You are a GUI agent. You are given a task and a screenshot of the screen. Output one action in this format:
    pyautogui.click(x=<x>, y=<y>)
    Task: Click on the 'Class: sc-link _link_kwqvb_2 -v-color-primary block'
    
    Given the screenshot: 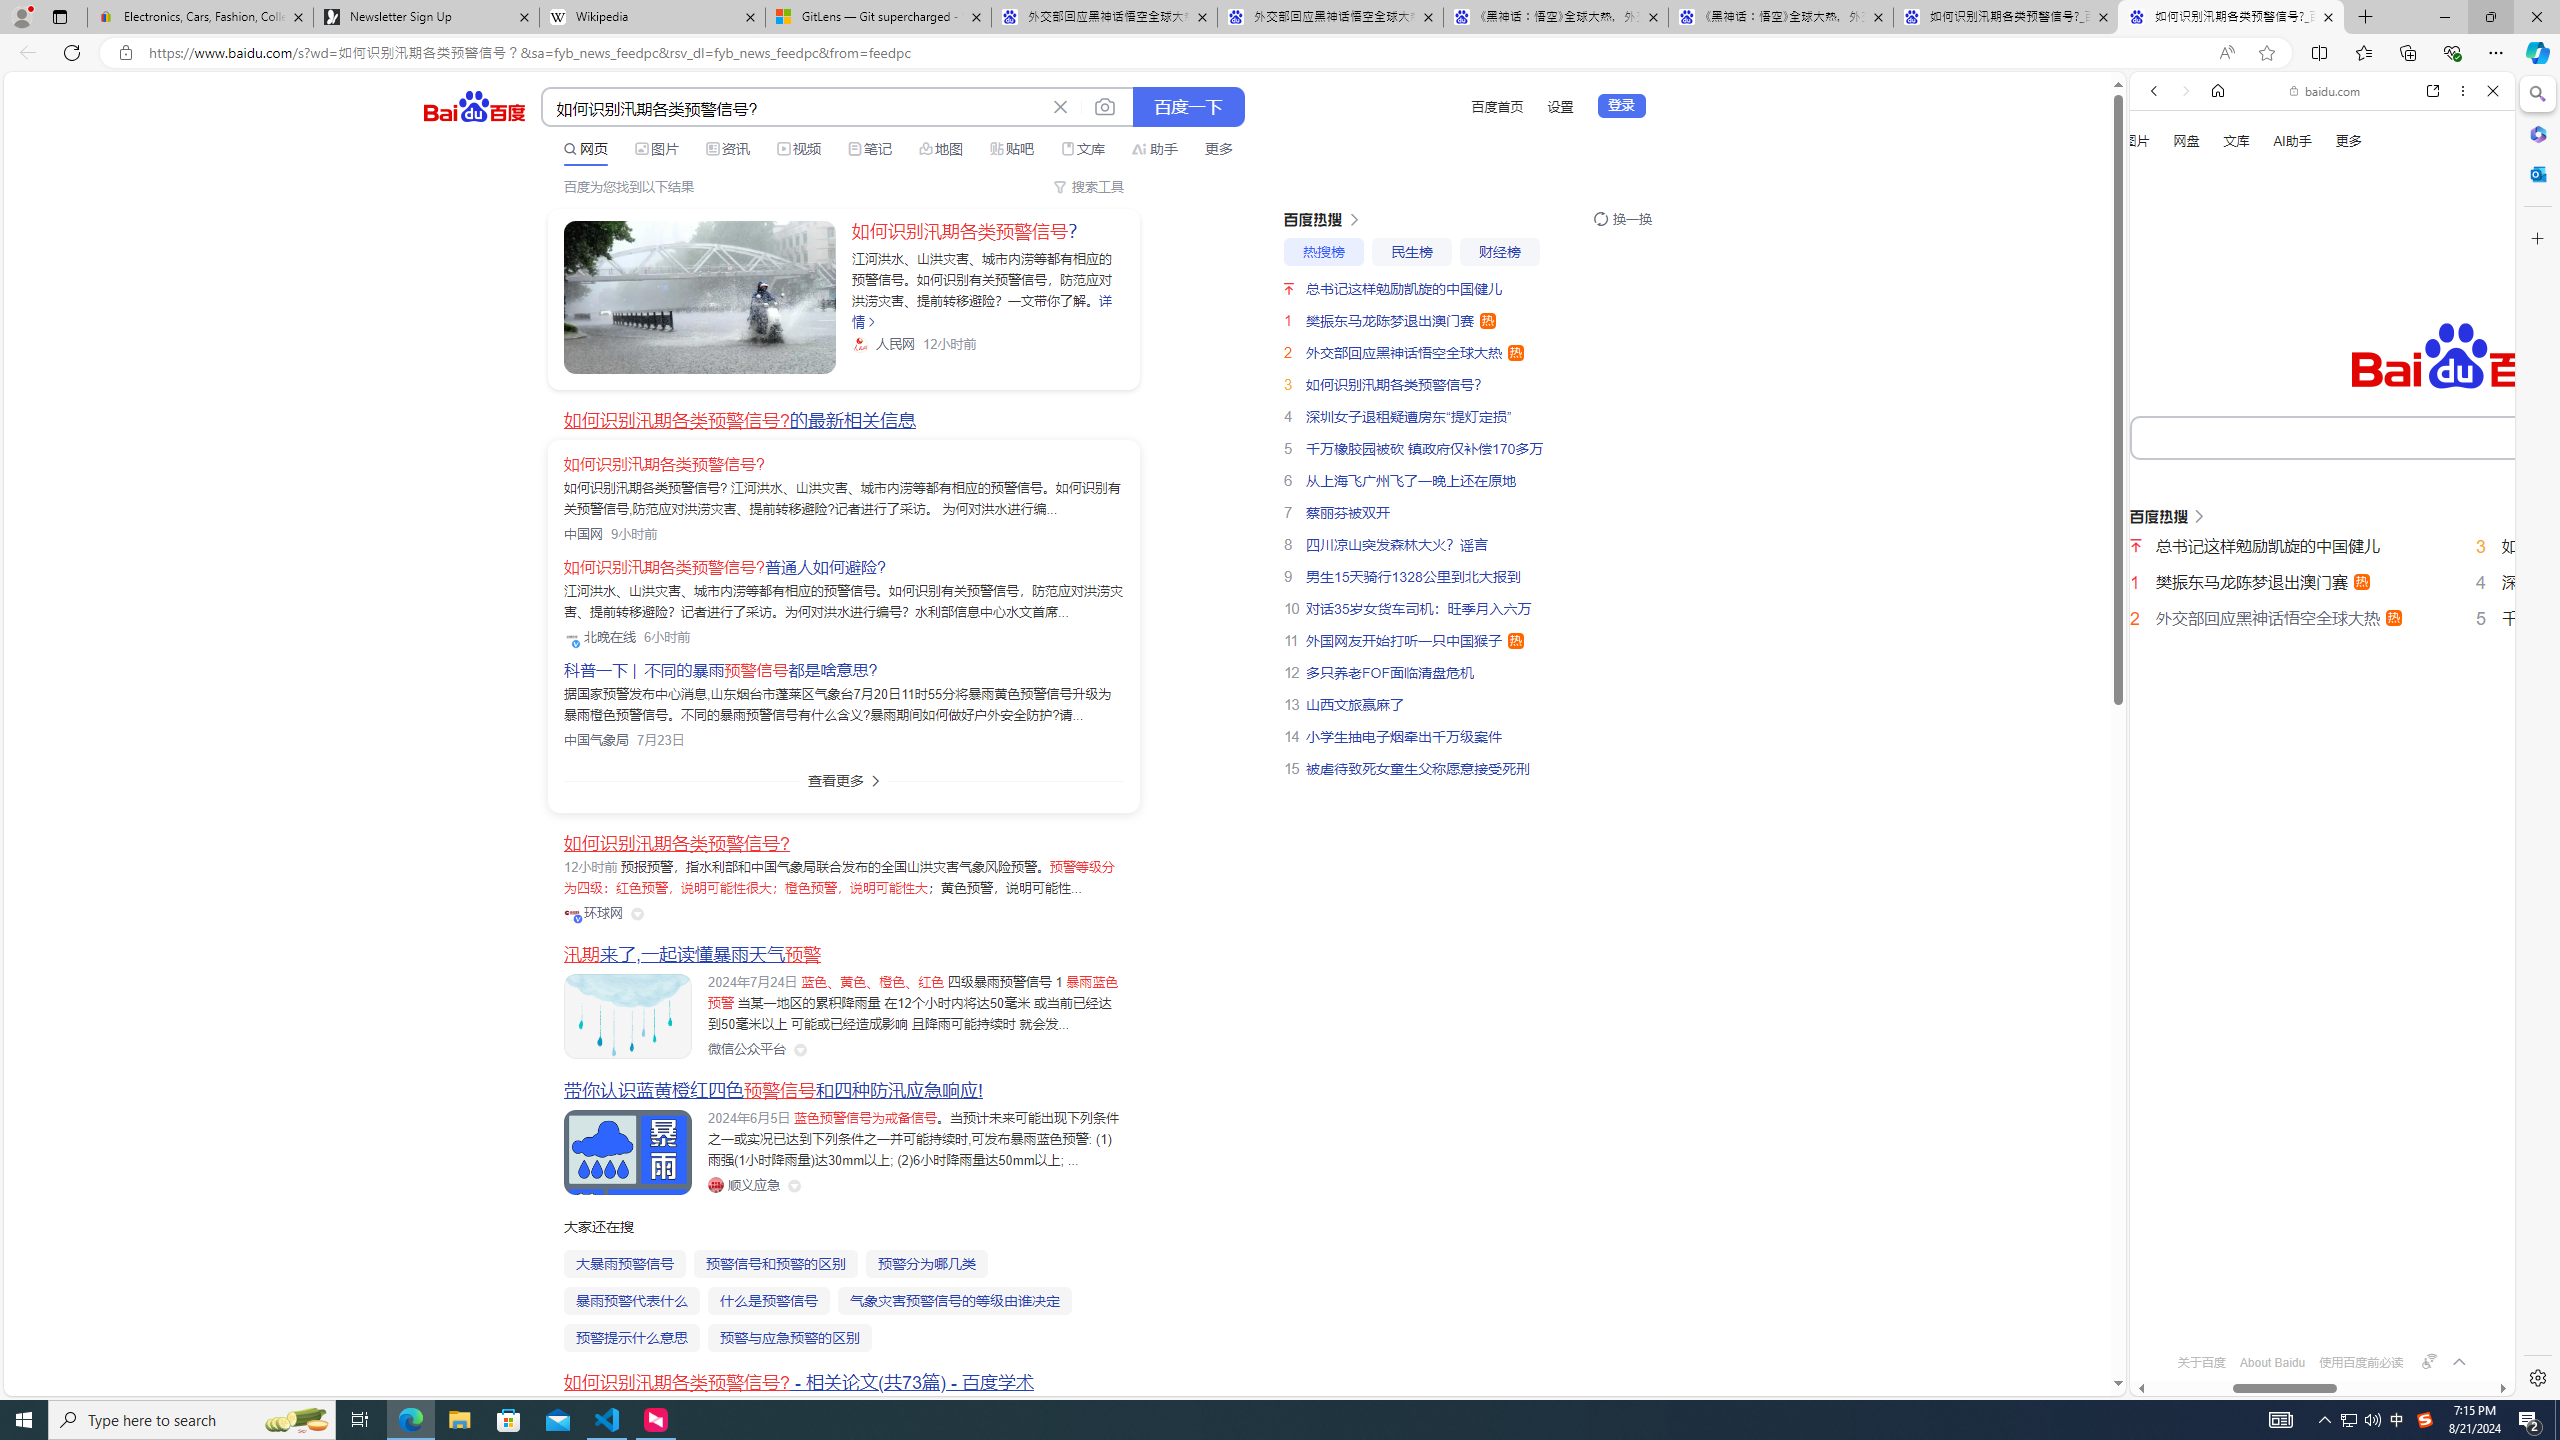 What is the action you would take?
    pyautogui.click(x=700, y=296)
    